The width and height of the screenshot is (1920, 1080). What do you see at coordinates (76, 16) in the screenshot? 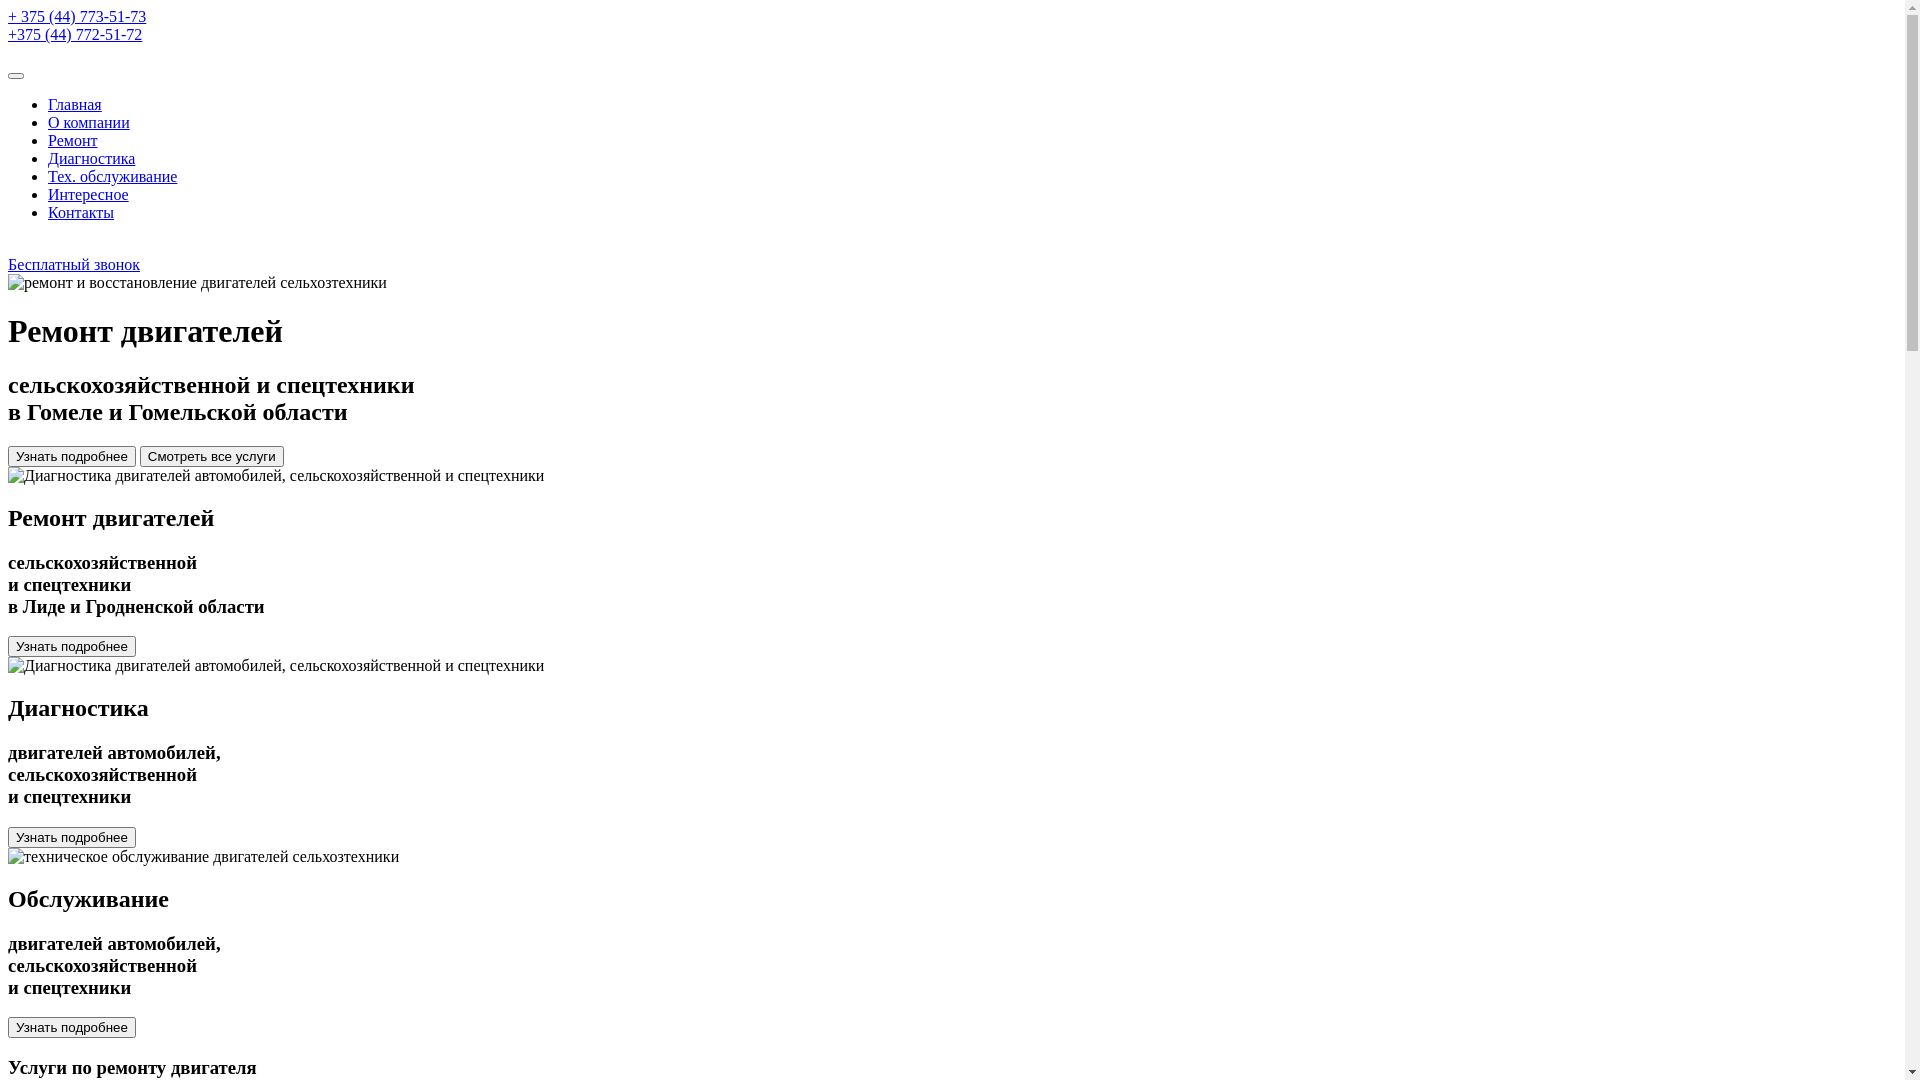
I see `'+ 375 (44) 773-51-73'` at bounding box center [76, 16].